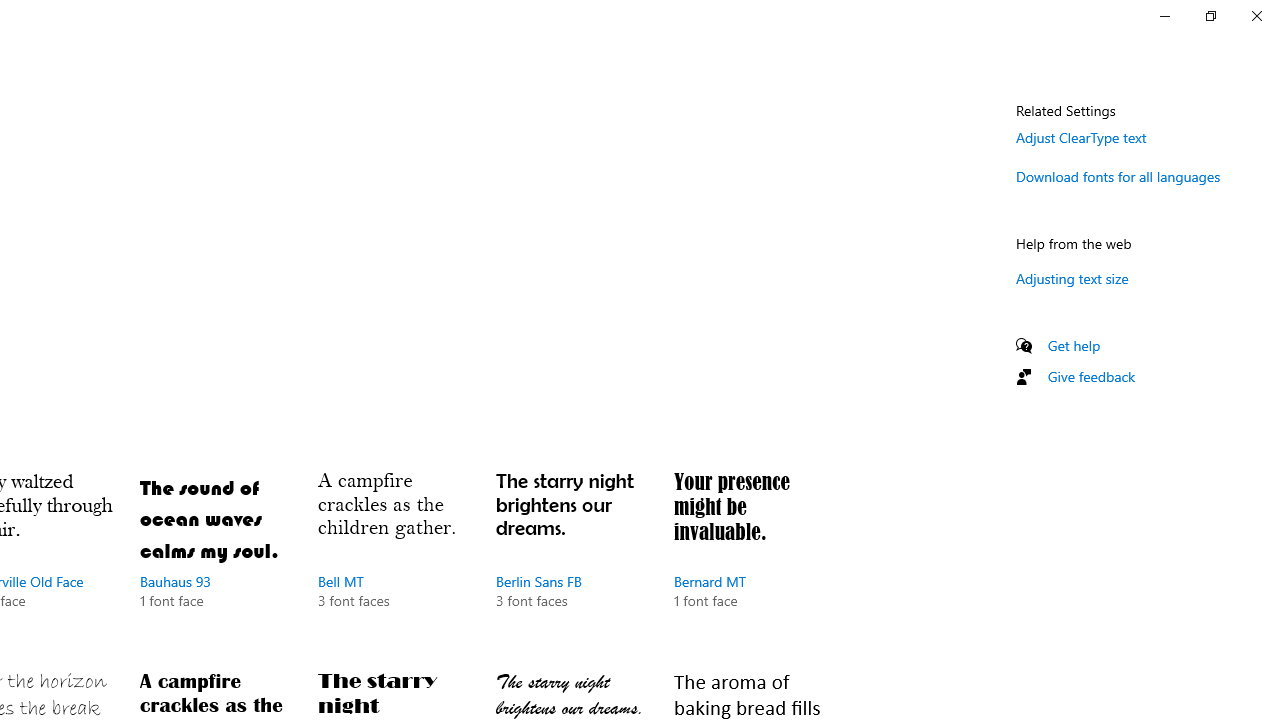 This screenshot has height=720, width=1280. What do you see at coordinates (1255, 15) in the screenshot?
I see `'Close Settings'` at bounding box center [1255, 15].